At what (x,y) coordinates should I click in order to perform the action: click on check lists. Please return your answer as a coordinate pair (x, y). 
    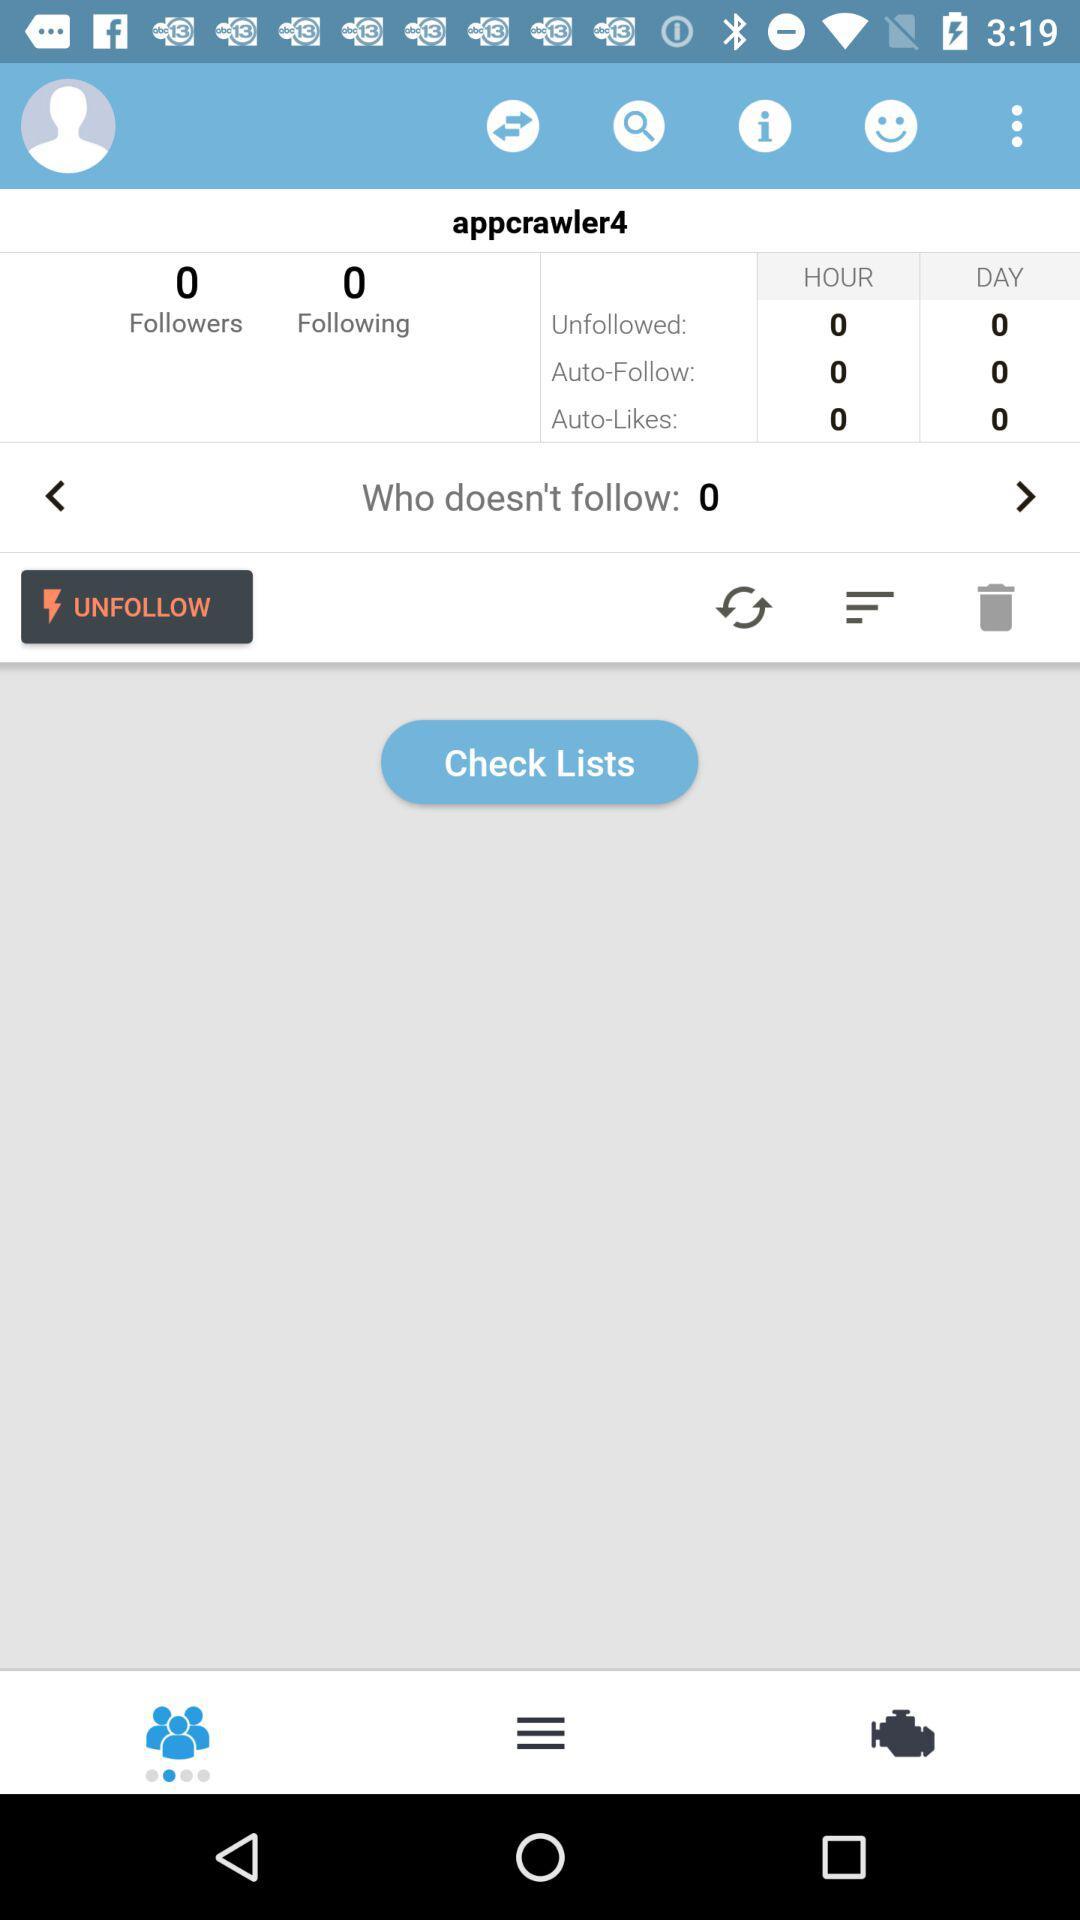
    Looking at the image, I should click on (538, 761).